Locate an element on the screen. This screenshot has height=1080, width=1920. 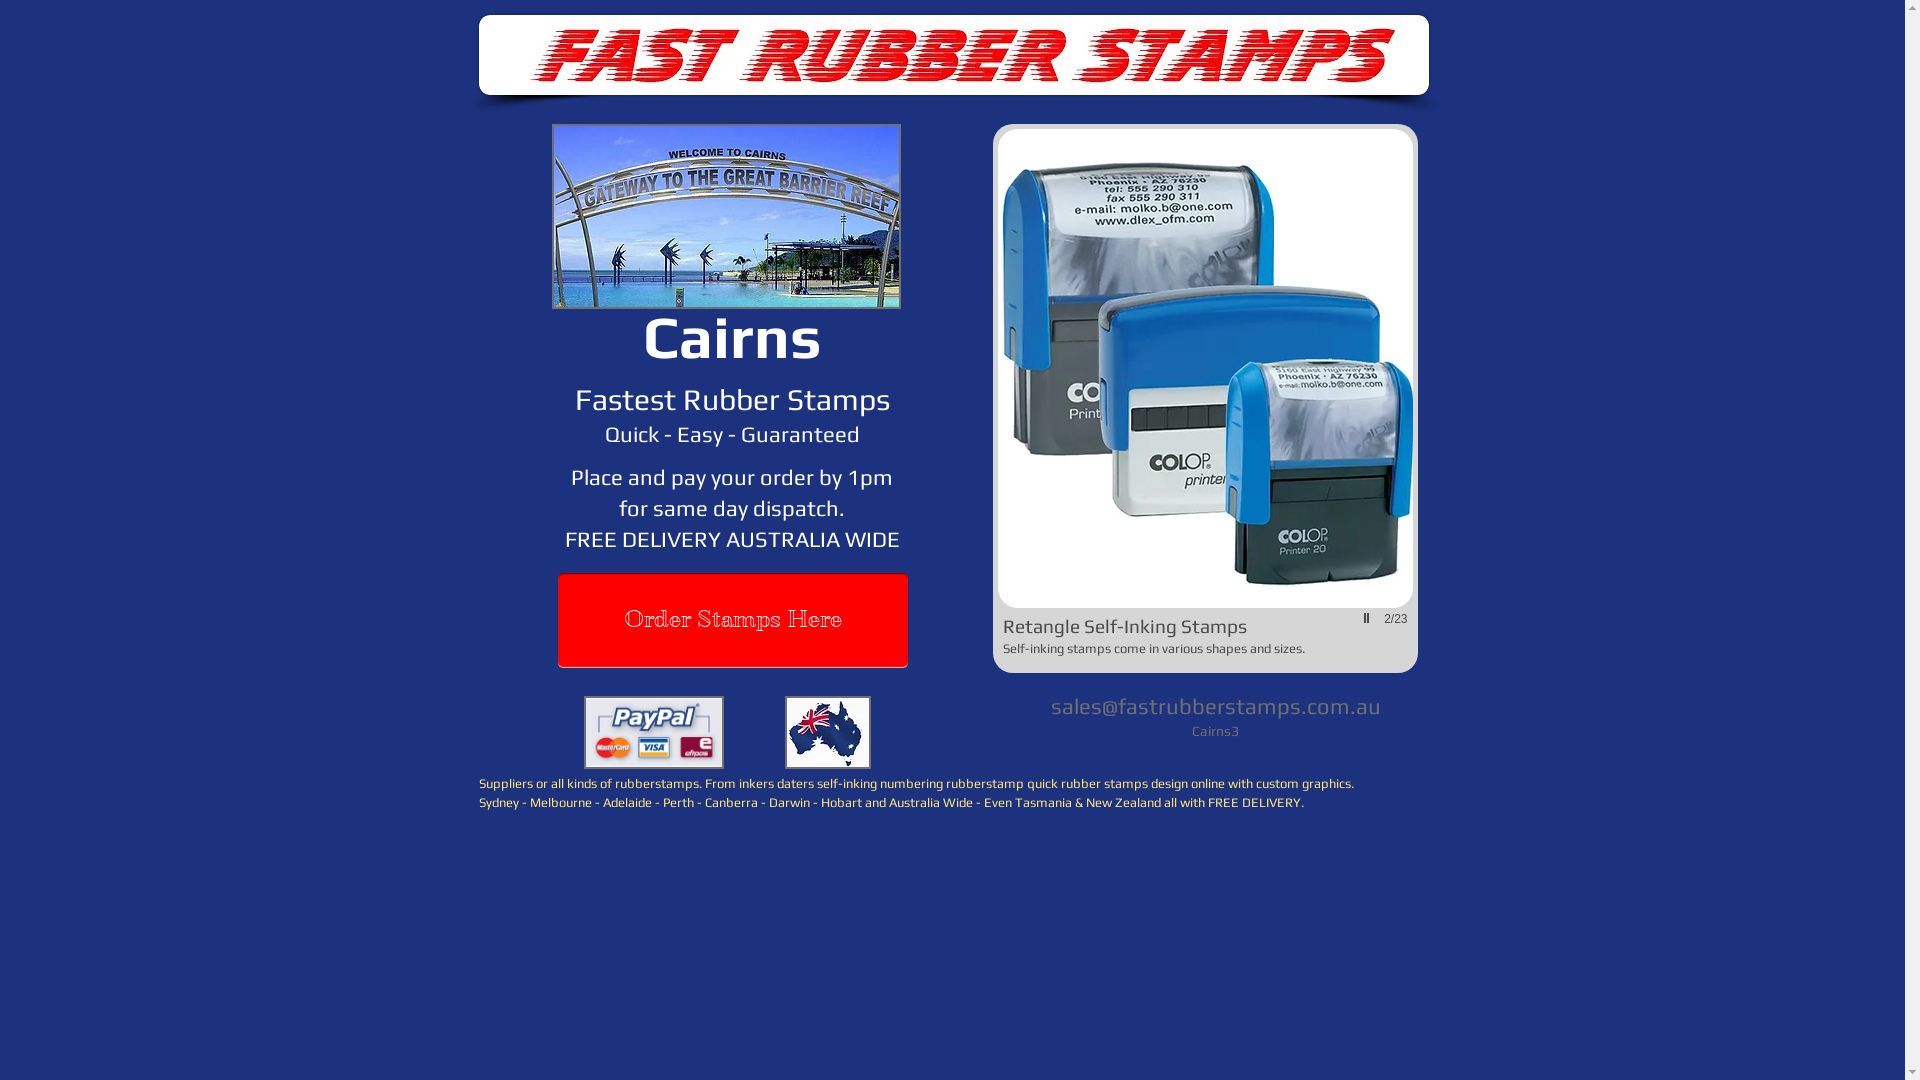
'Order Stamps Here' is located at coordinates (732, 619).